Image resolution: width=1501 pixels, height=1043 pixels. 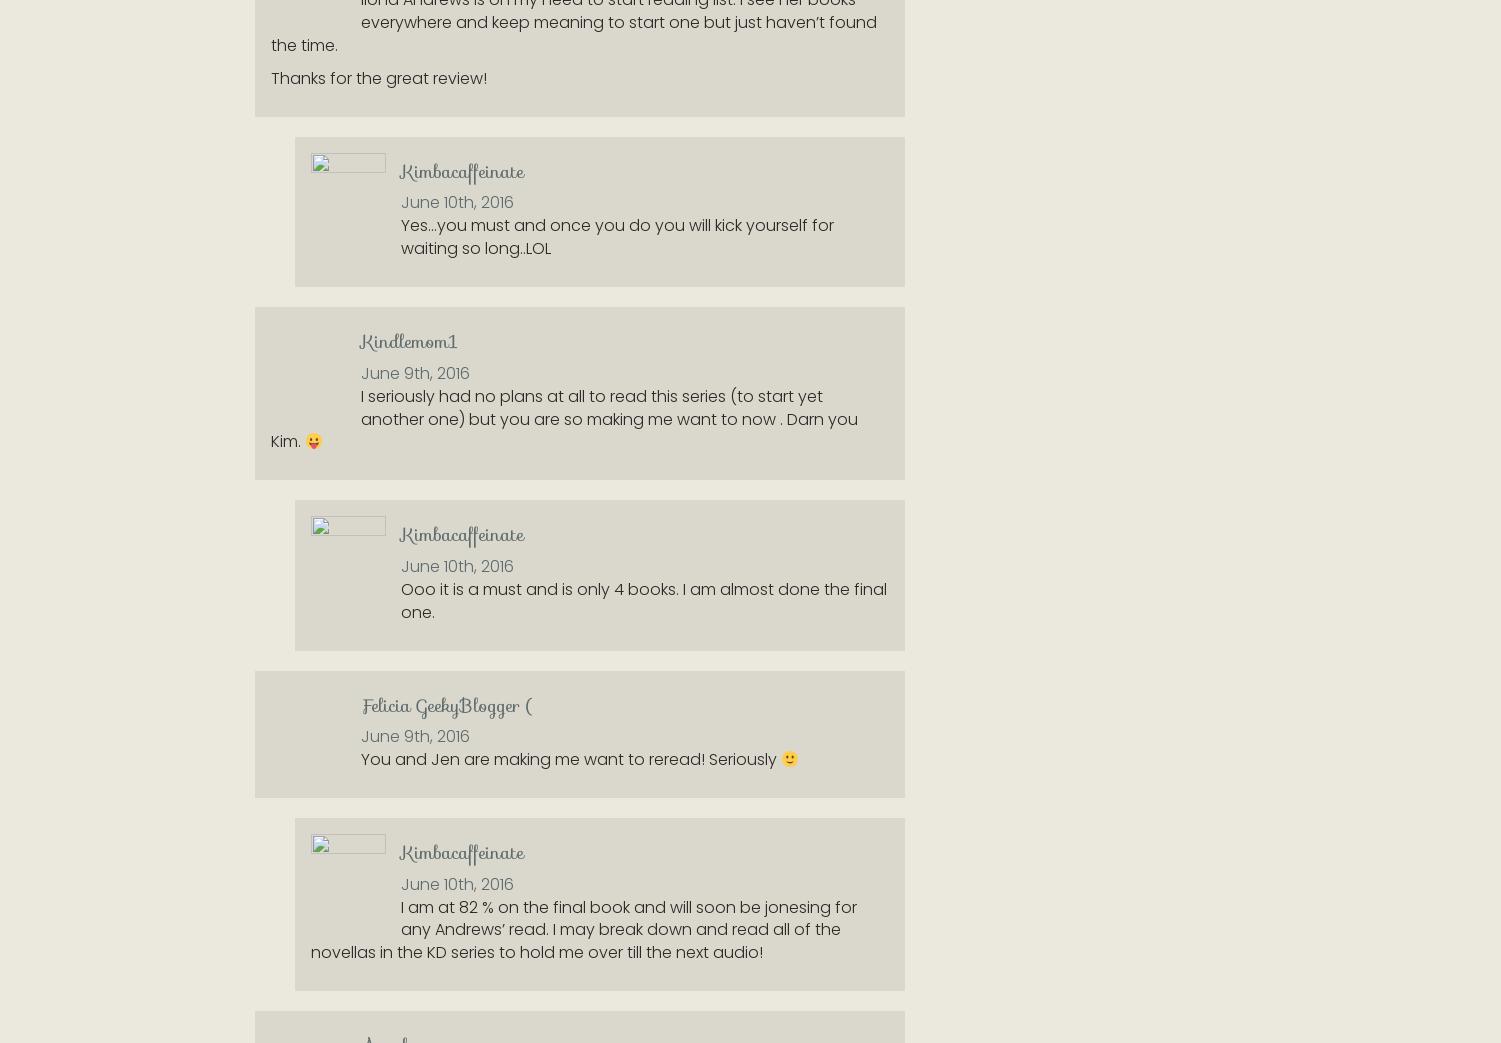 I want to click on 'I am at 82 % on the final book and will soon be jonesing for any Andrews’ read. I may break down and read all of the novellas in the KD series to hold me over till the next audio!', so click(x=584, y=928).